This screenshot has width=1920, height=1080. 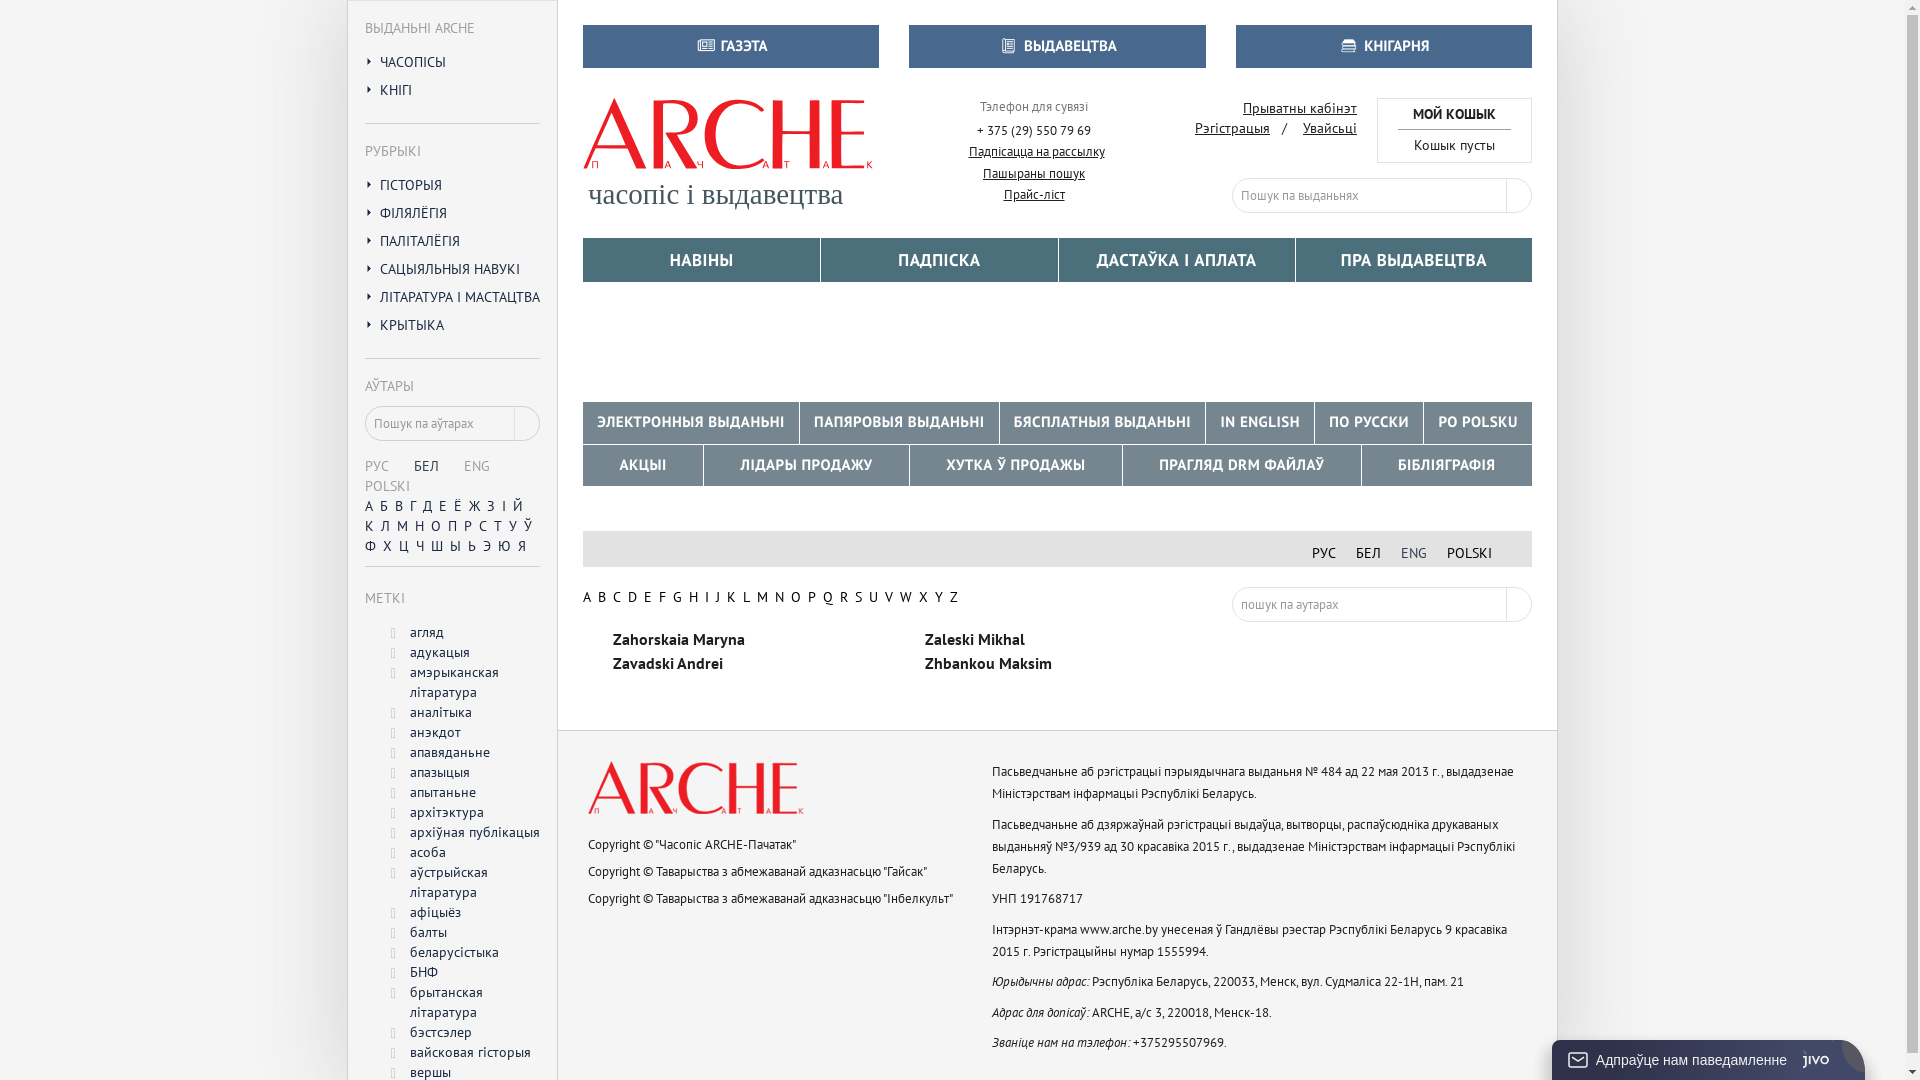 I want to click on 'M', so click(x=761, y=596).